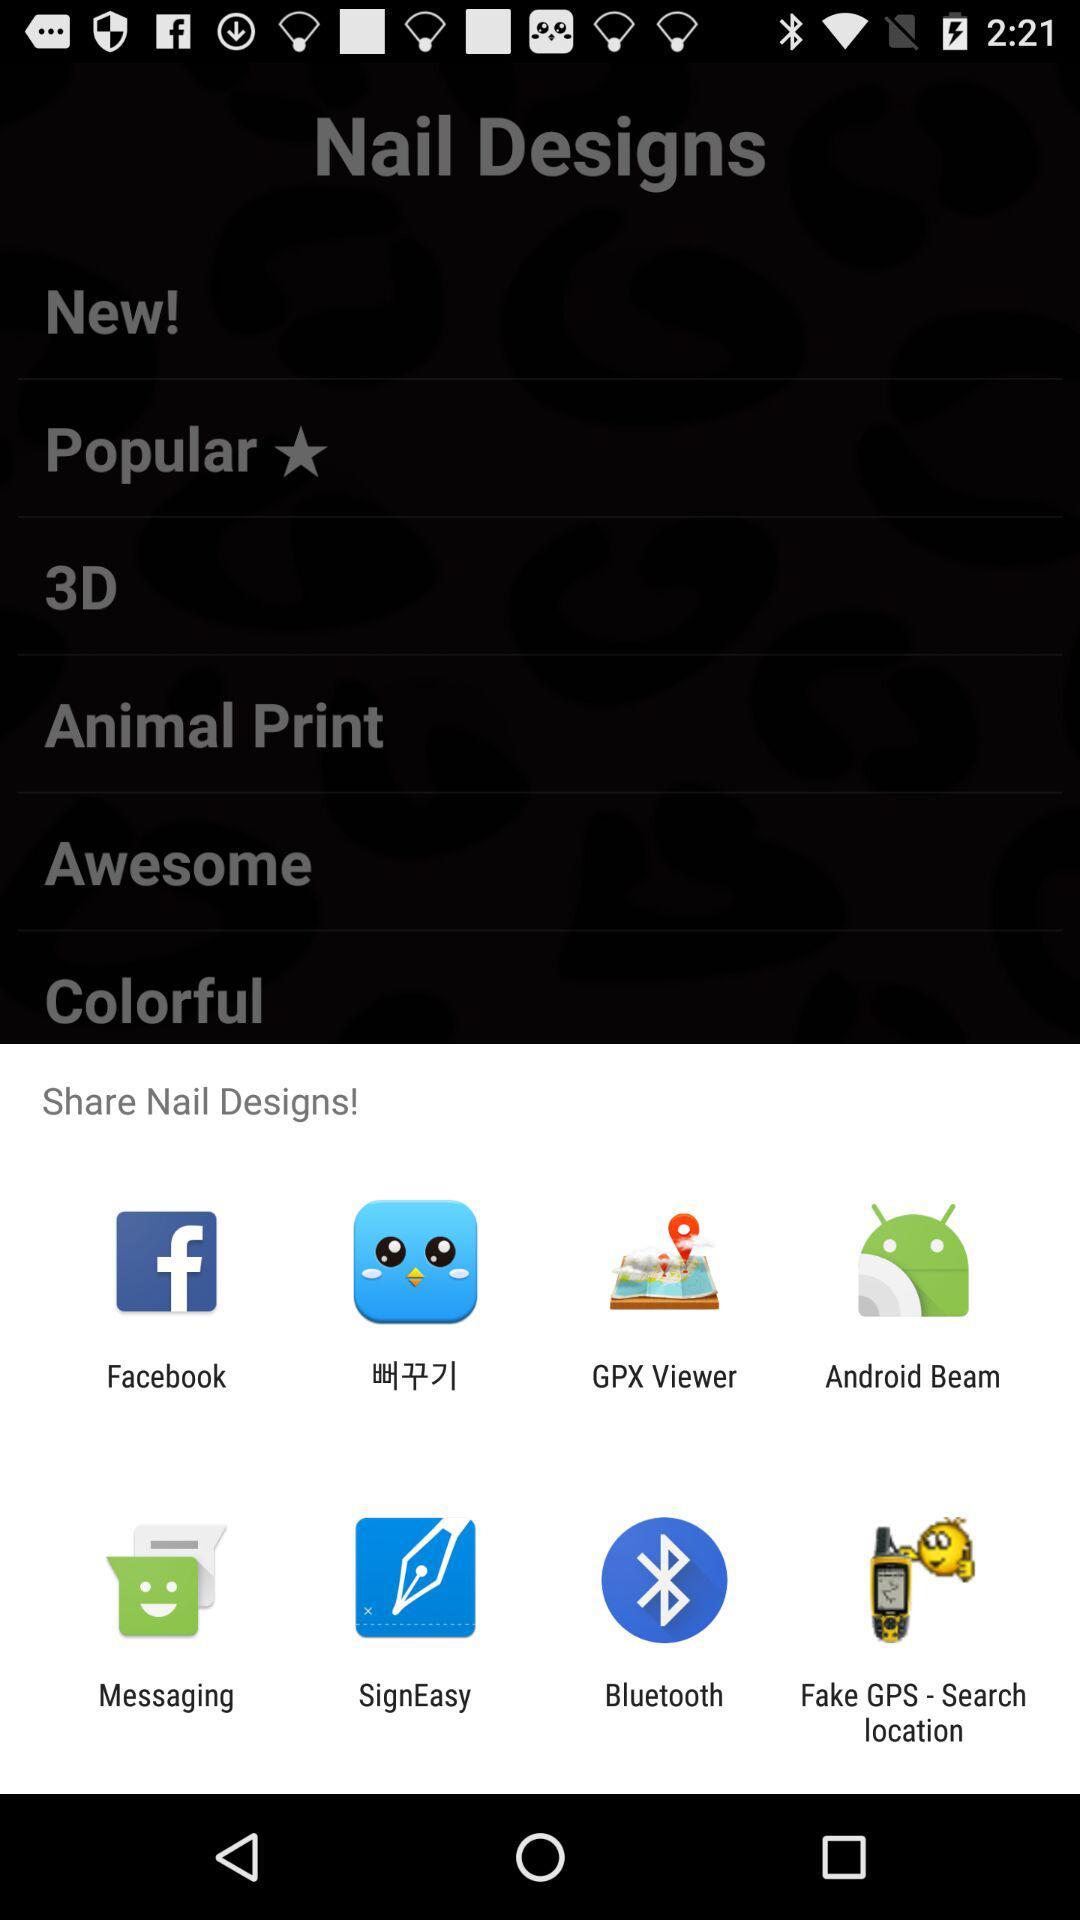 The width and height of the screenshot is (1080, 1920). I want to click on the bluetooth icon, so click(664, 1711).